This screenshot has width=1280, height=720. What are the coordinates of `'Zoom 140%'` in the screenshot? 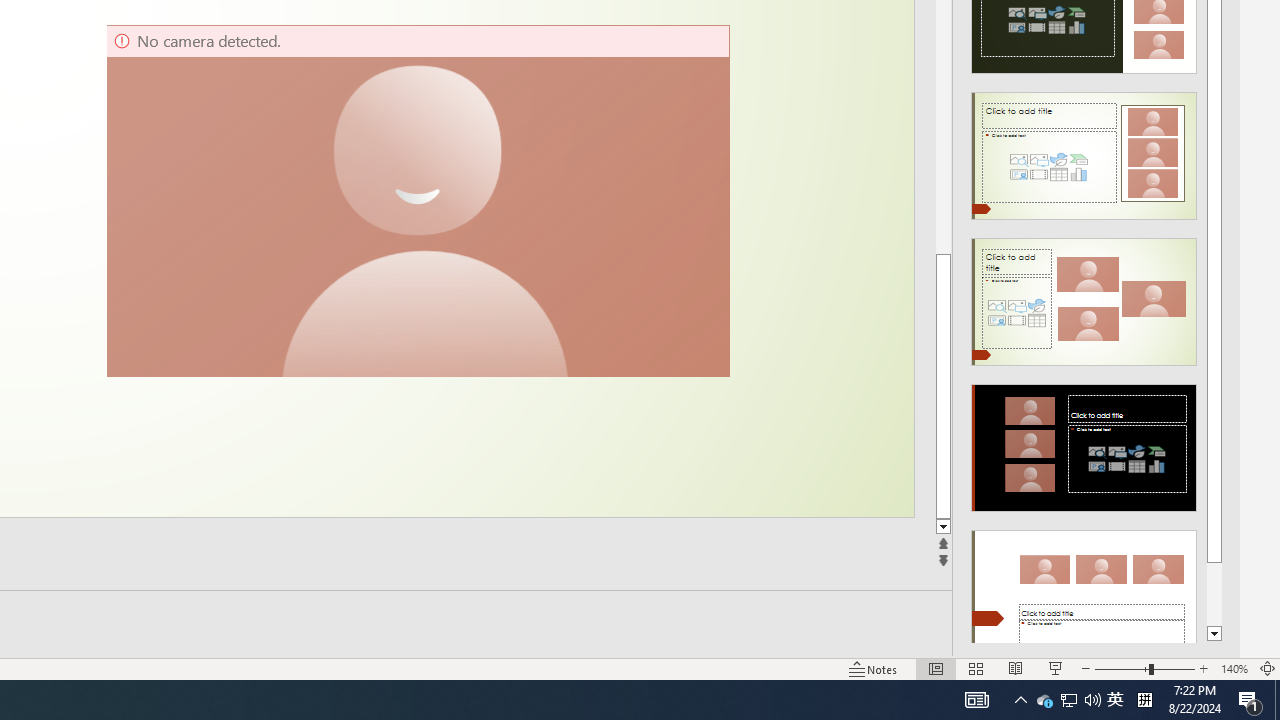 It's located at (1233, 669).